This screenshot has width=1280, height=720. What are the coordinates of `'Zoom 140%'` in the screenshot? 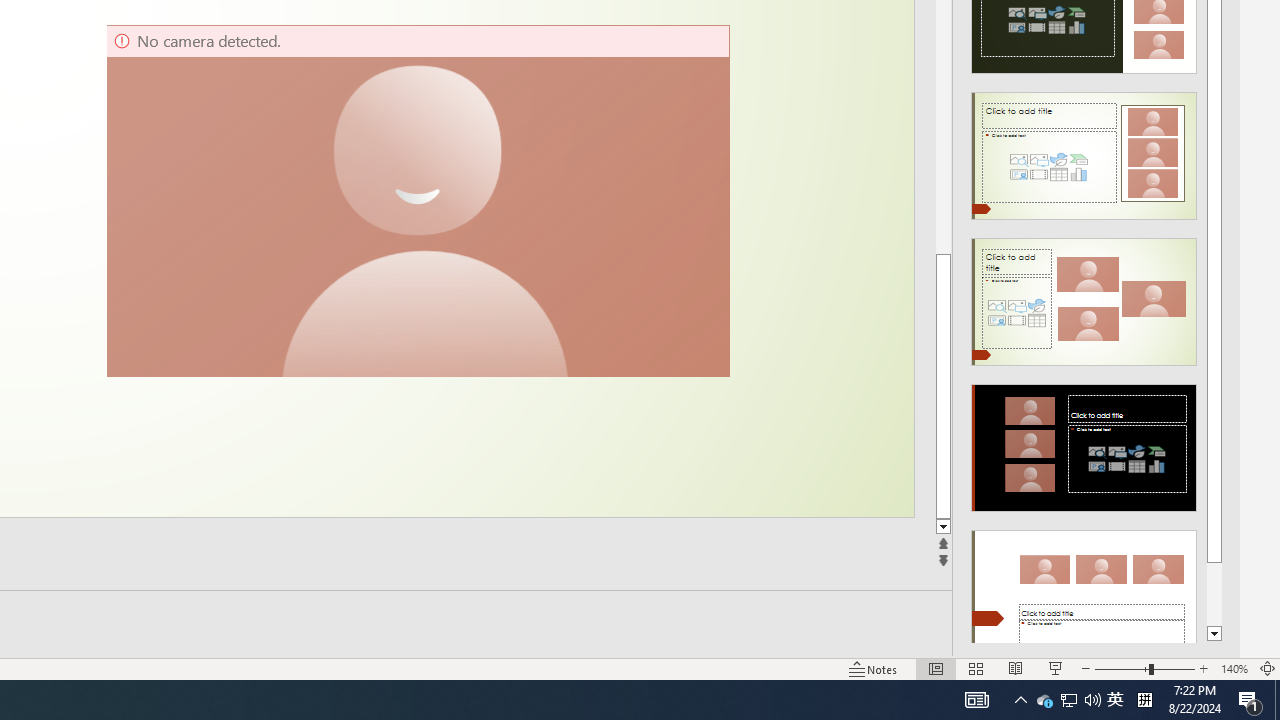 It's located at (1233, 669).